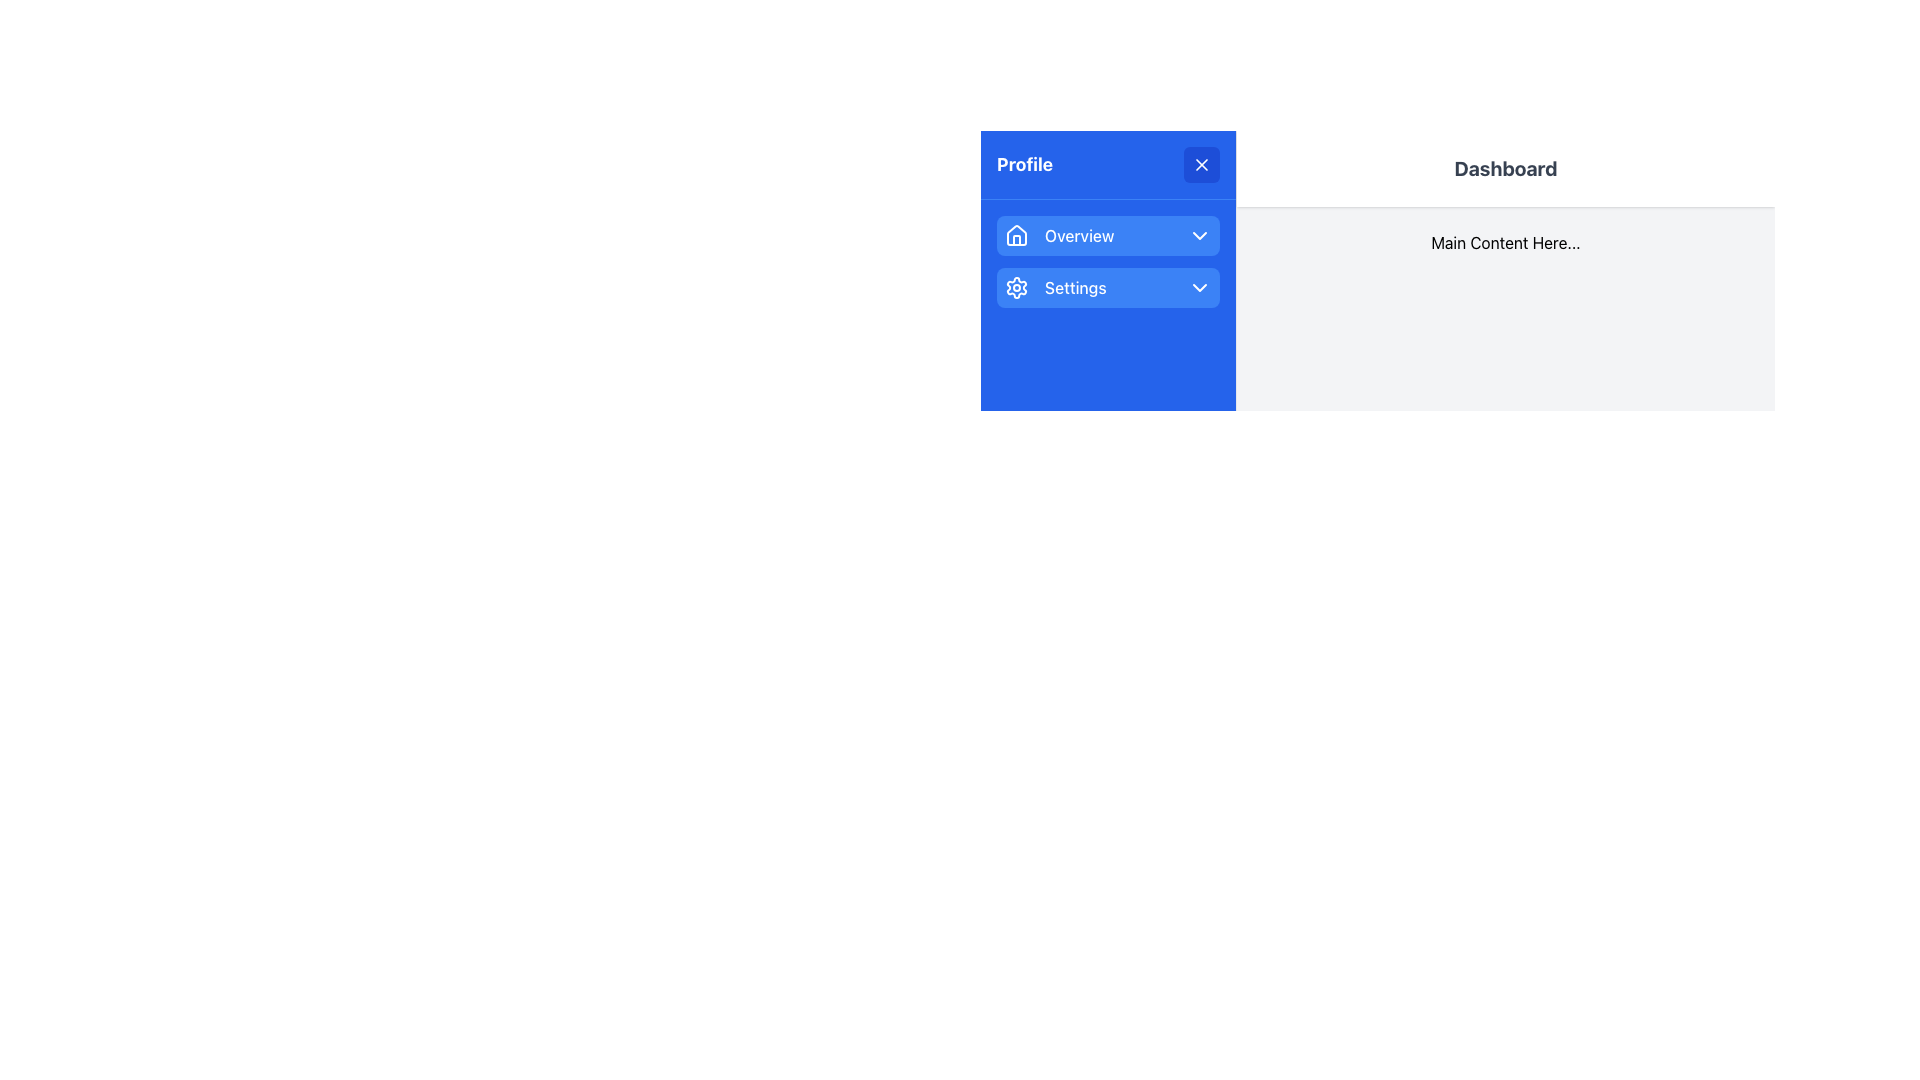 The height and width of the screenshot is (1080, 1920). What do you see at coordinates (1200, 164) in the screenshot?
I see `the close button graphic located in the top-right corner of the blue 'Profile' sidebar` at bounding box center [1200, 164].